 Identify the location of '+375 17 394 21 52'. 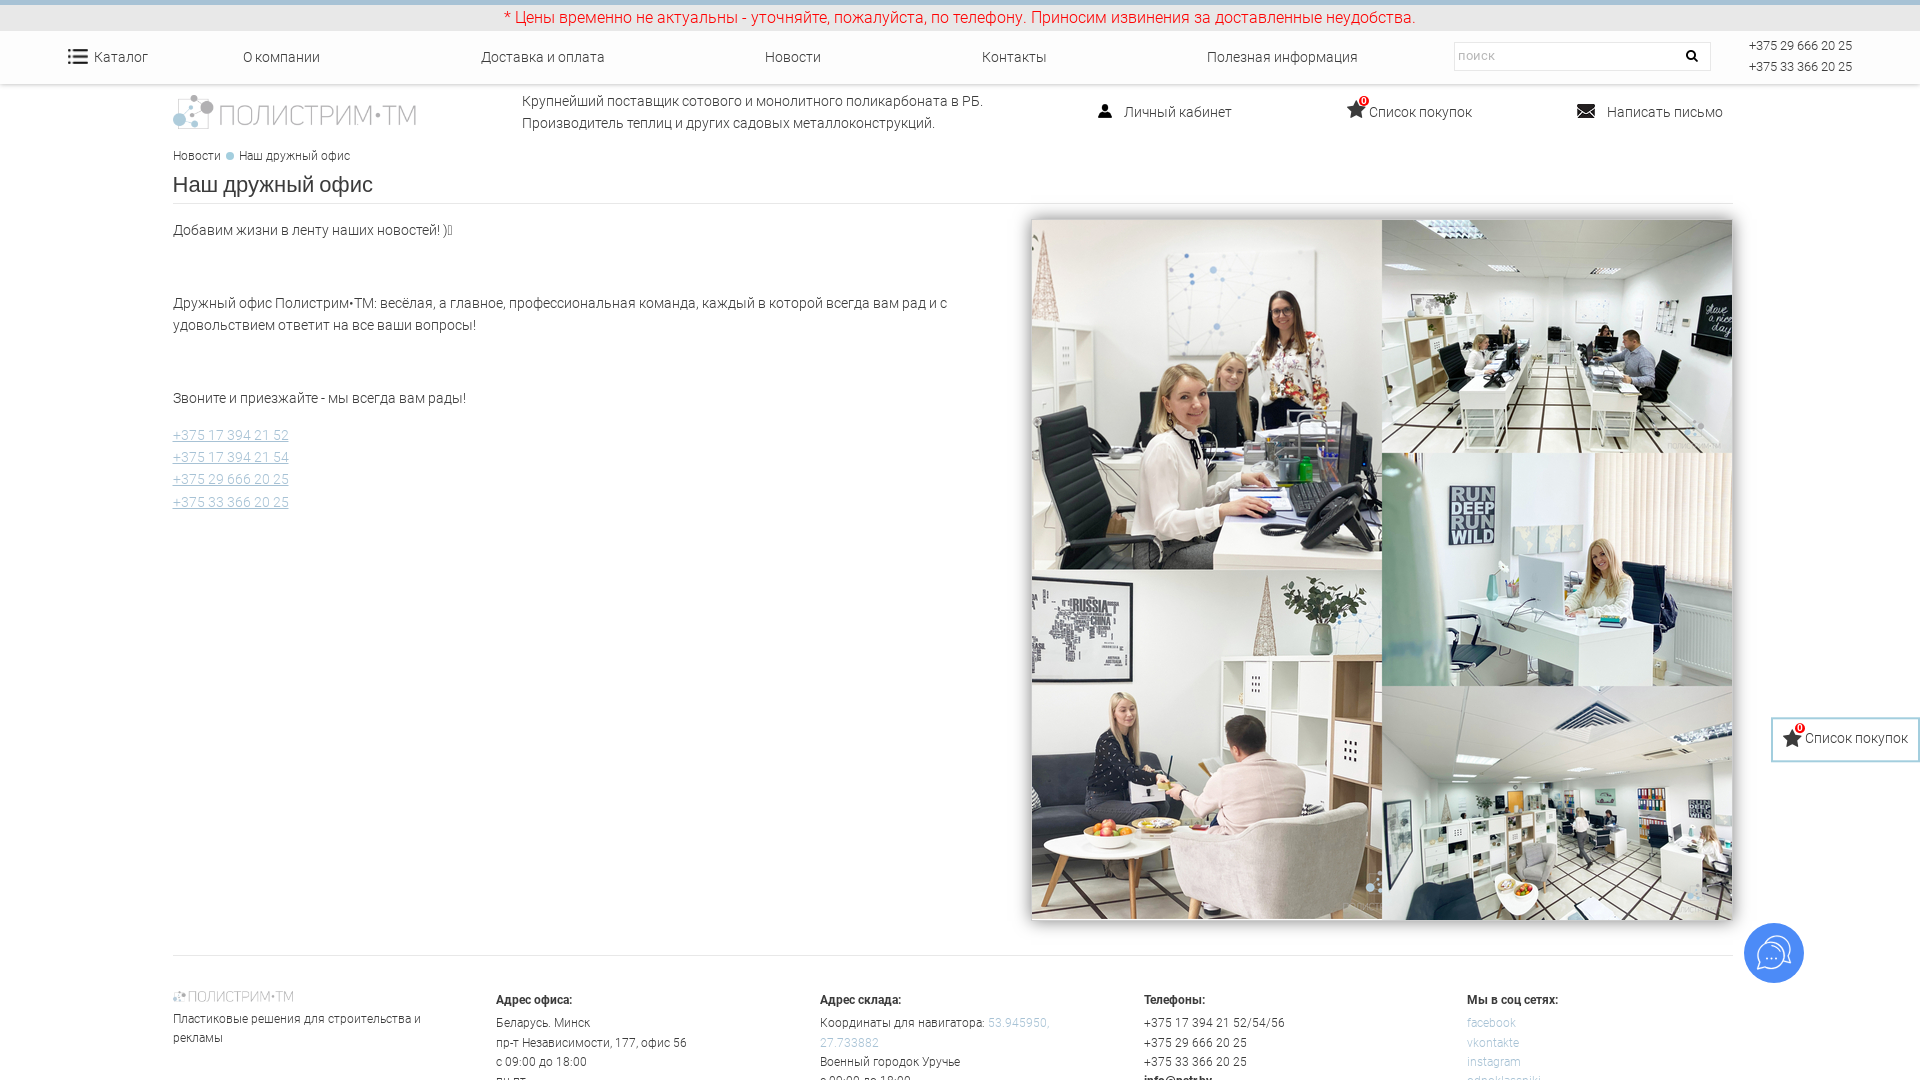
(230, 434).